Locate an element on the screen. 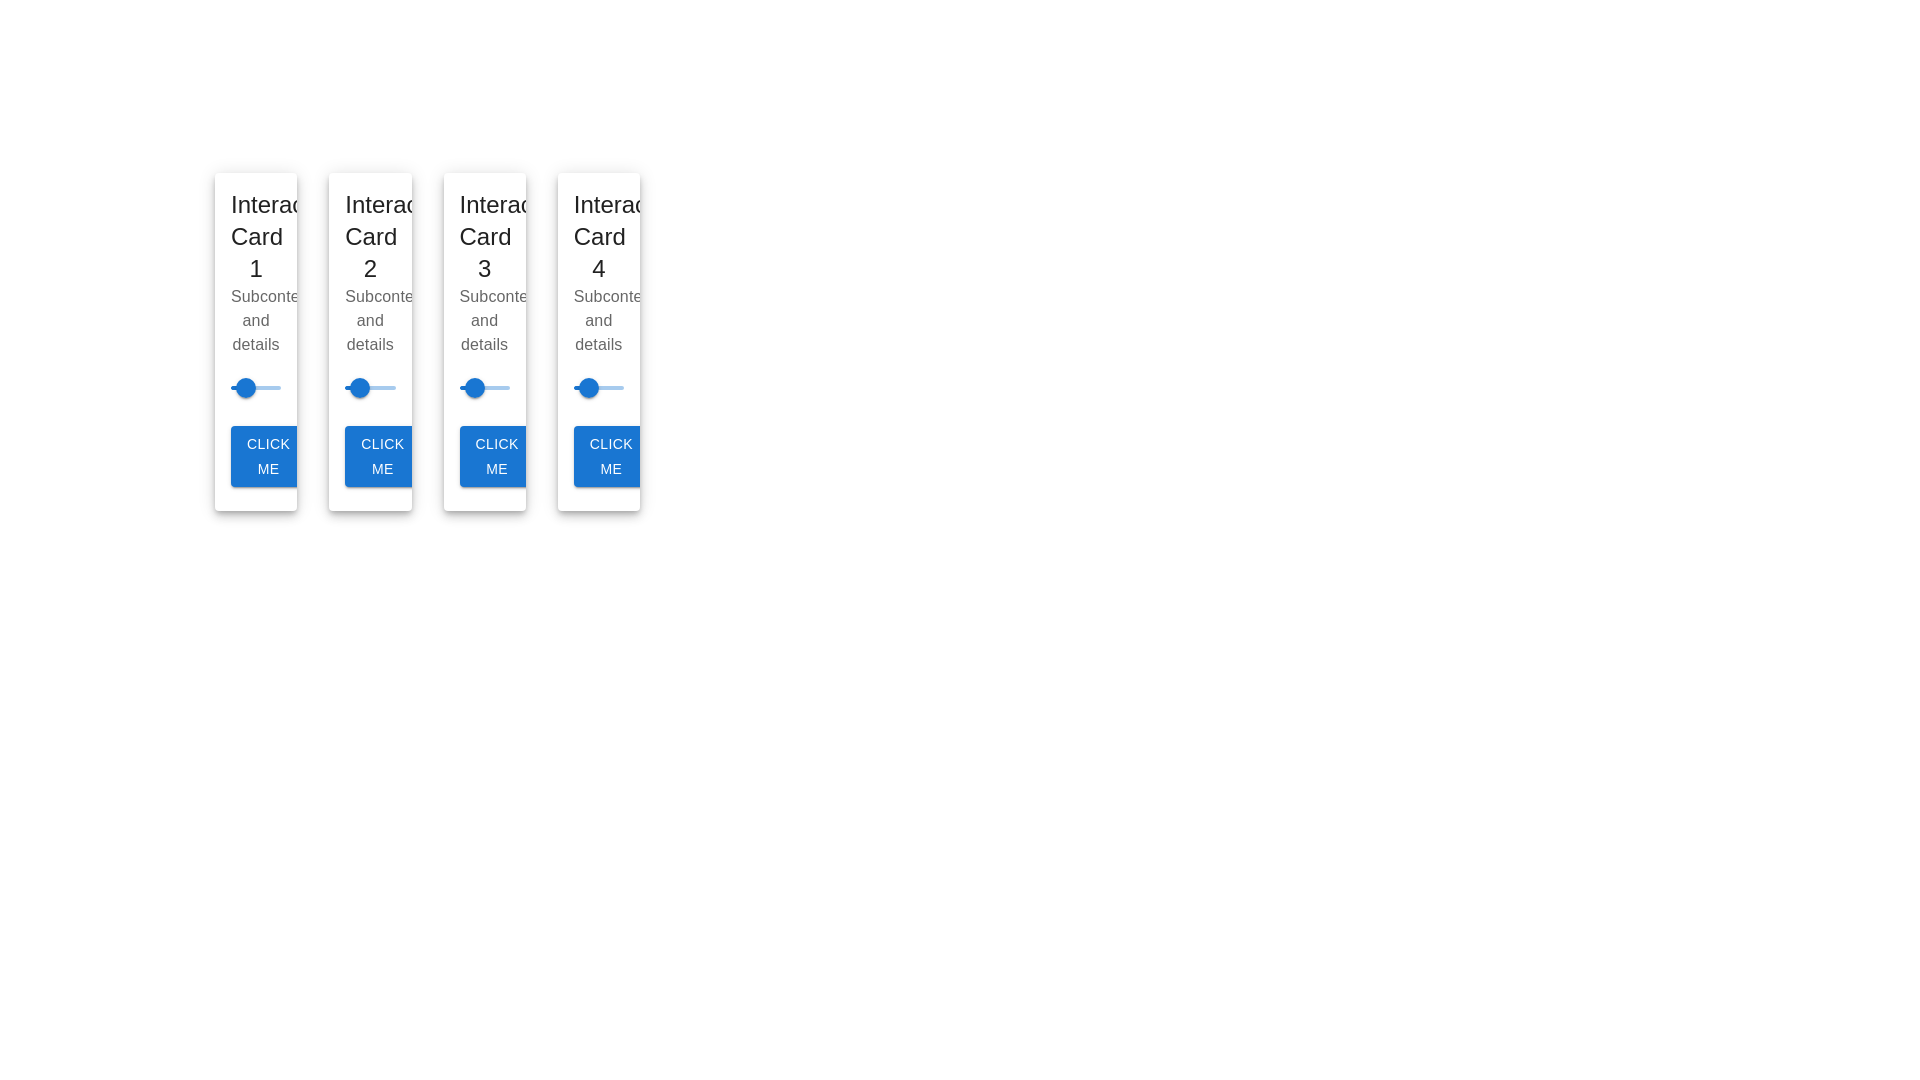  the slider's value is located at coordinates (490, 388).